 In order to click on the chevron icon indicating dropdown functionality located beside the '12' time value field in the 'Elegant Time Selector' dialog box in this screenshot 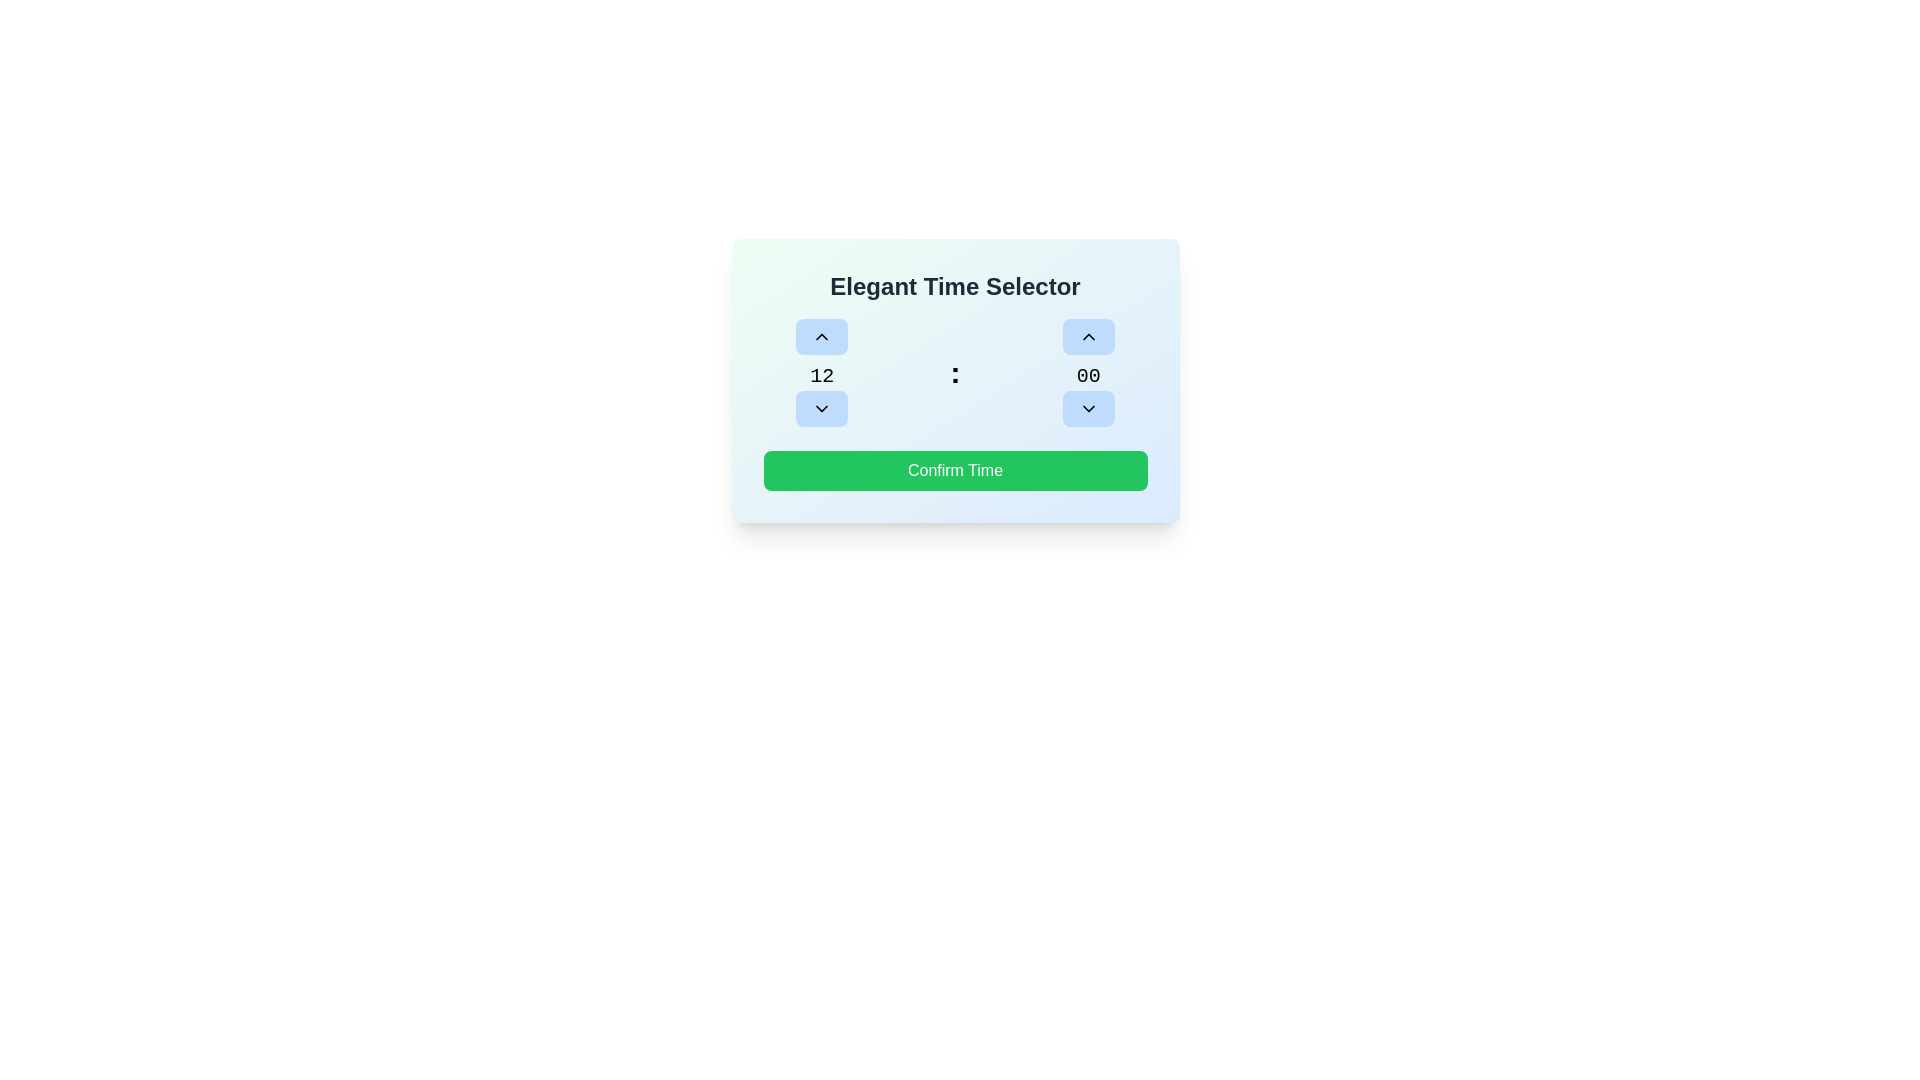, I will do `click(822, 407)`.